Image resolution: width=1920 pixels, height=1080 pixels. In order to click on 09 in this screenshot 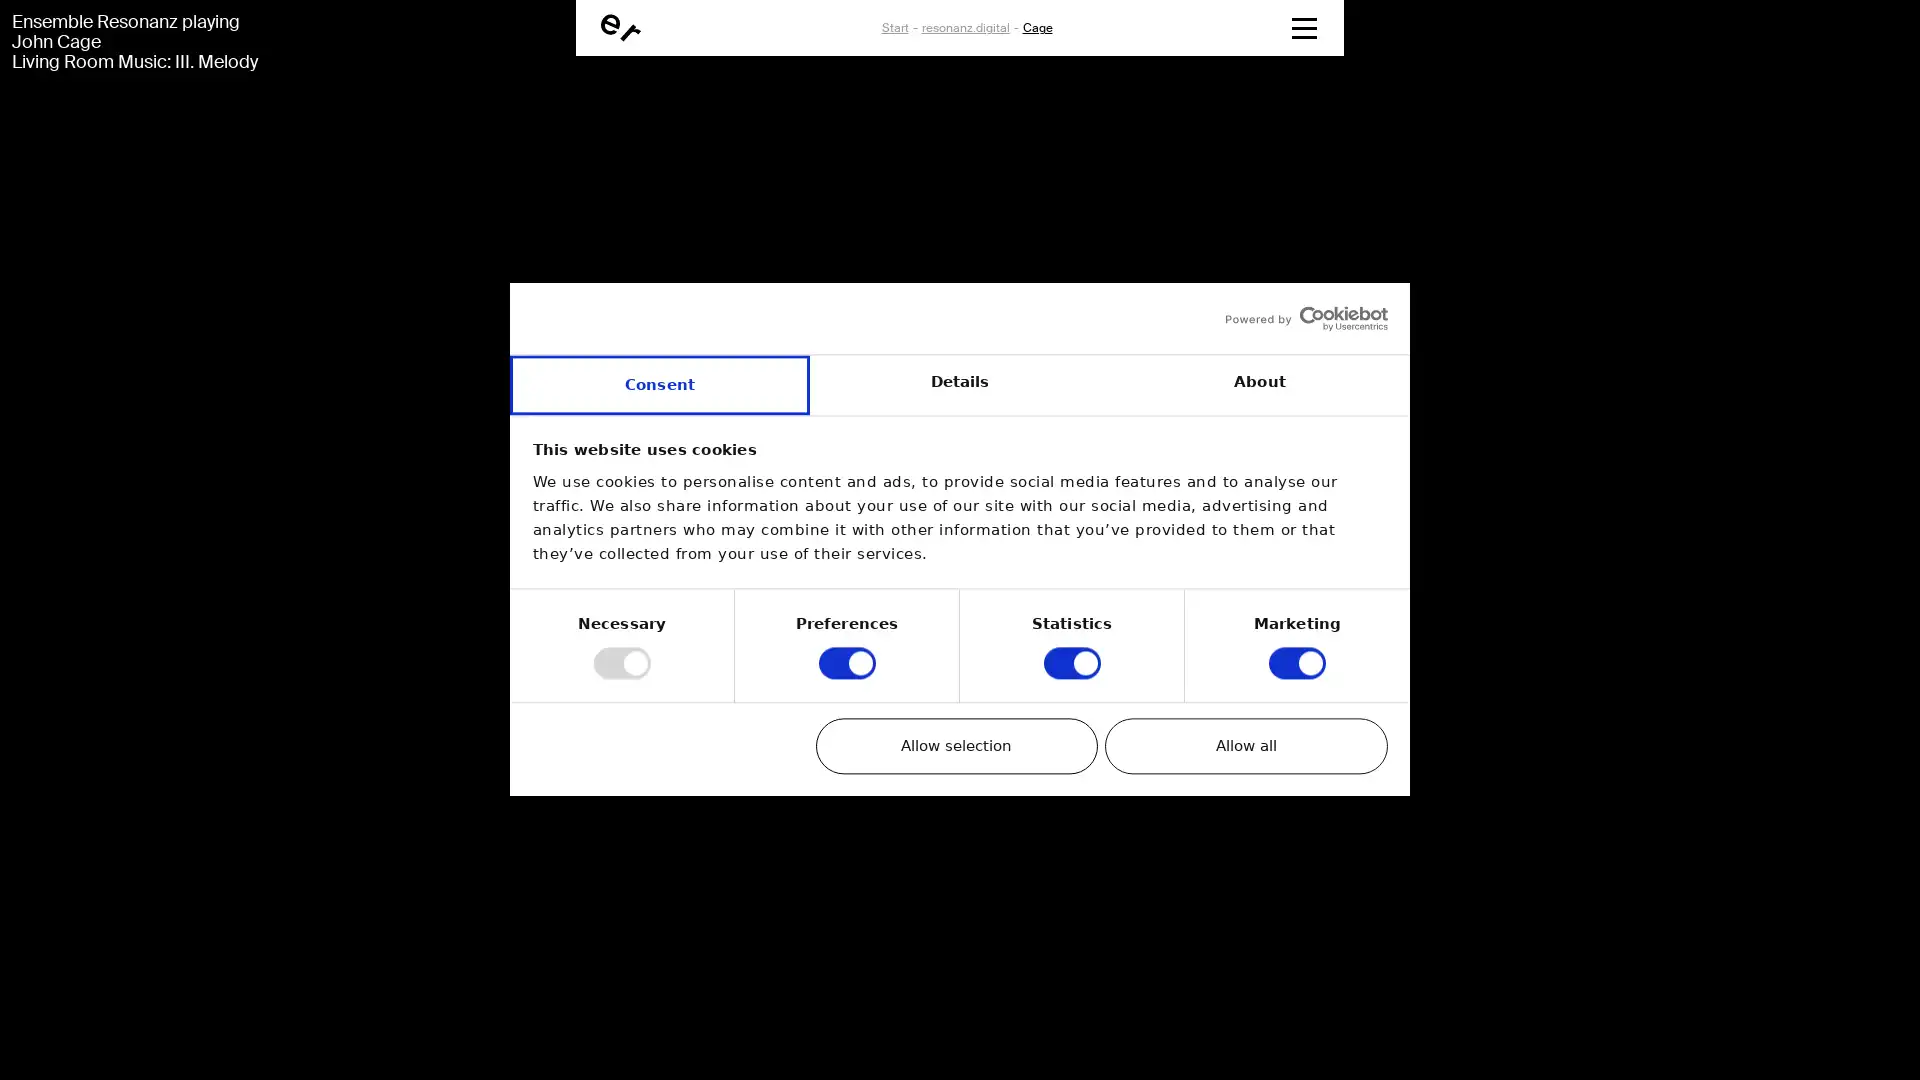, I will do `click(1538, 1056)`.